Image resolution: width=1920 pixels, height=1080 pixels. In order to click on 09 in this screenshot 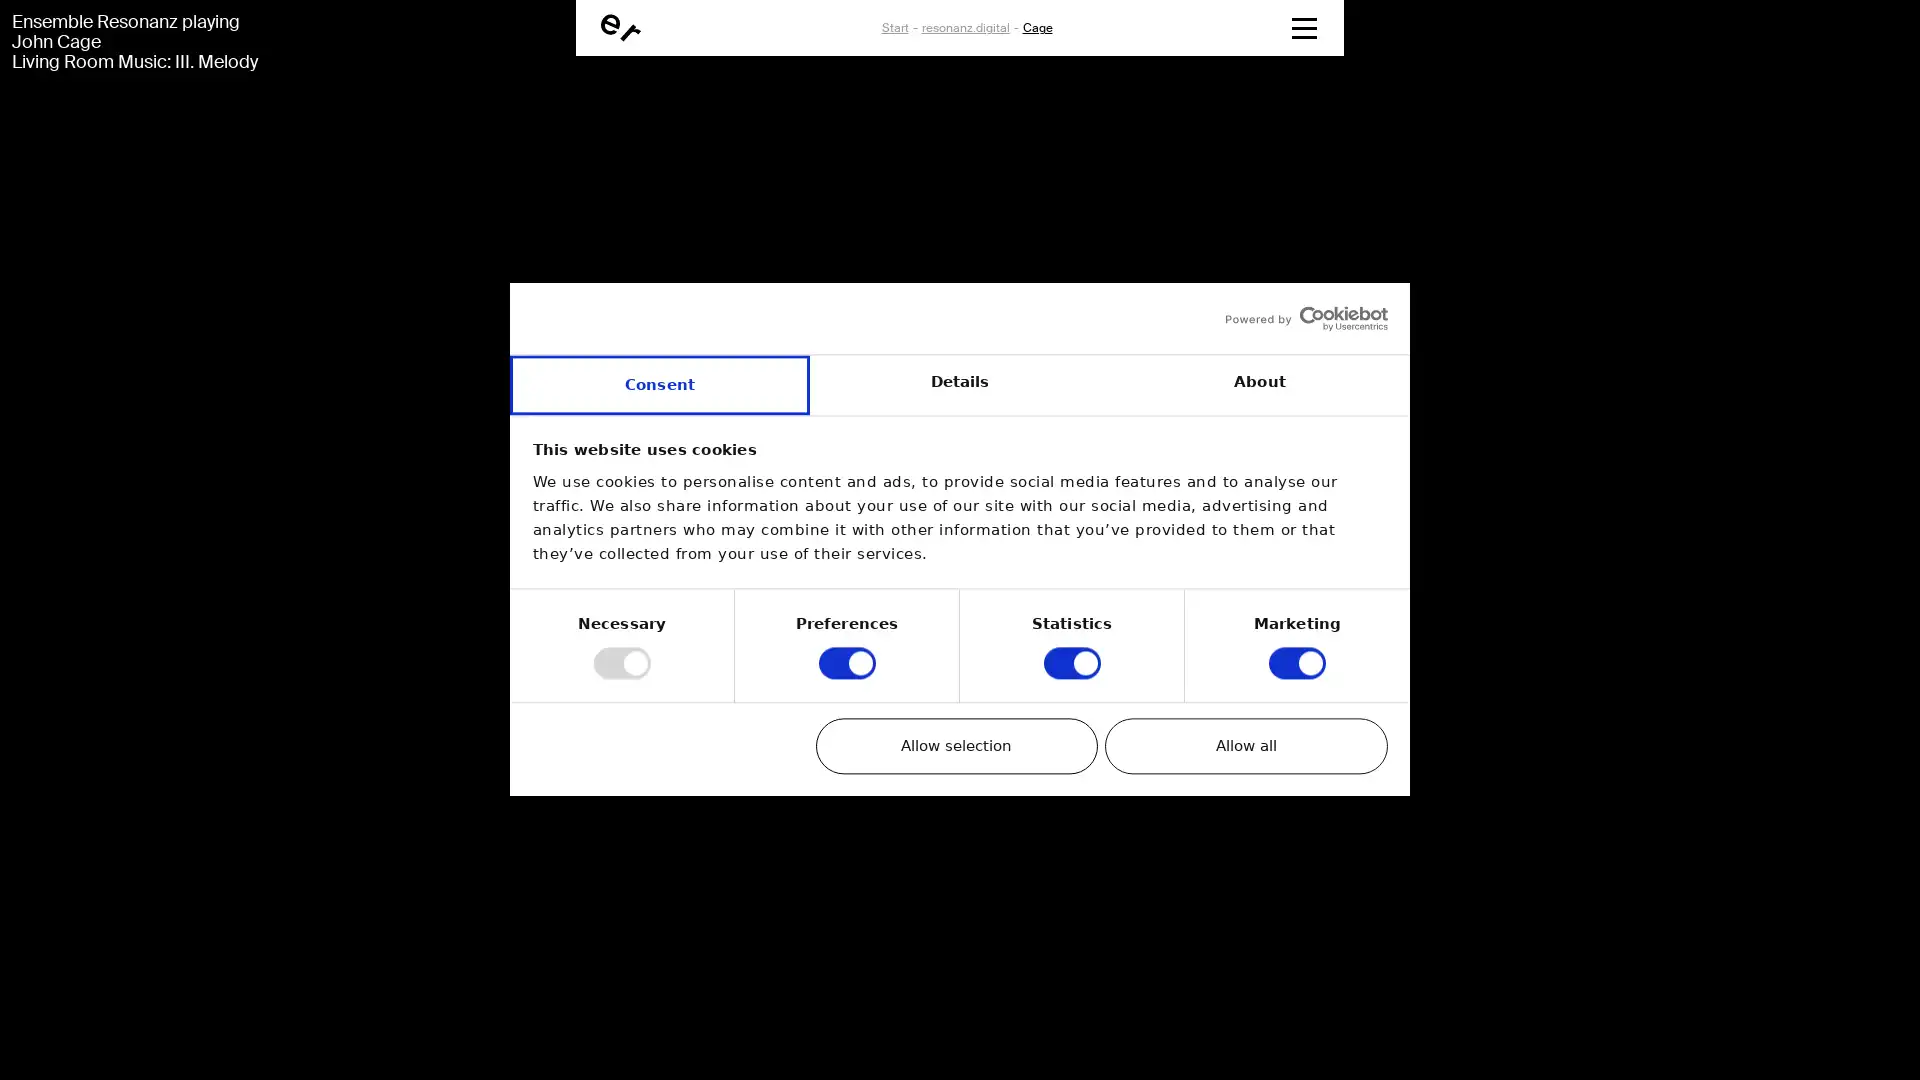, I will do `click(1538, 1056)`.